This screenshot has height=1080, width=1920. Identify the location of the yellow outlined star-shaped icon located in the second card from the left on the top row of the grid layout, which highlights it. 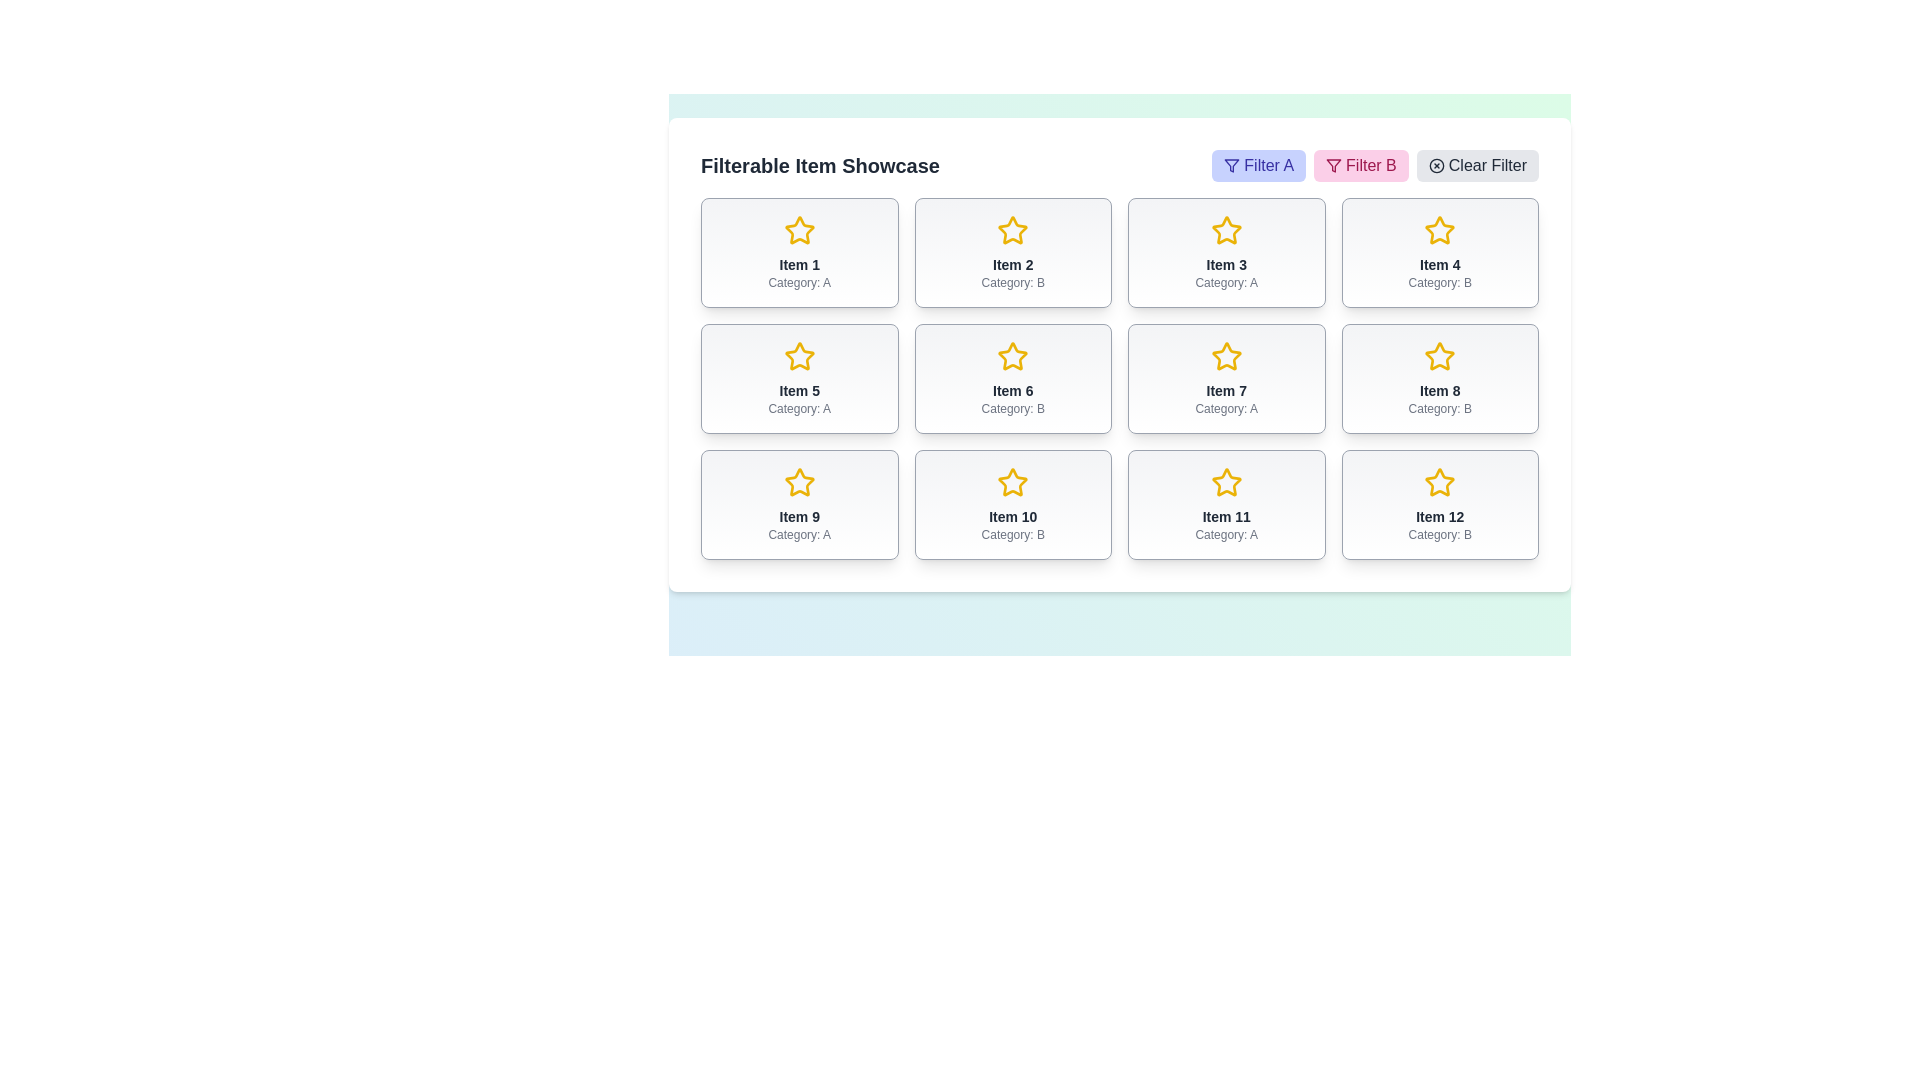
(1013, 230).